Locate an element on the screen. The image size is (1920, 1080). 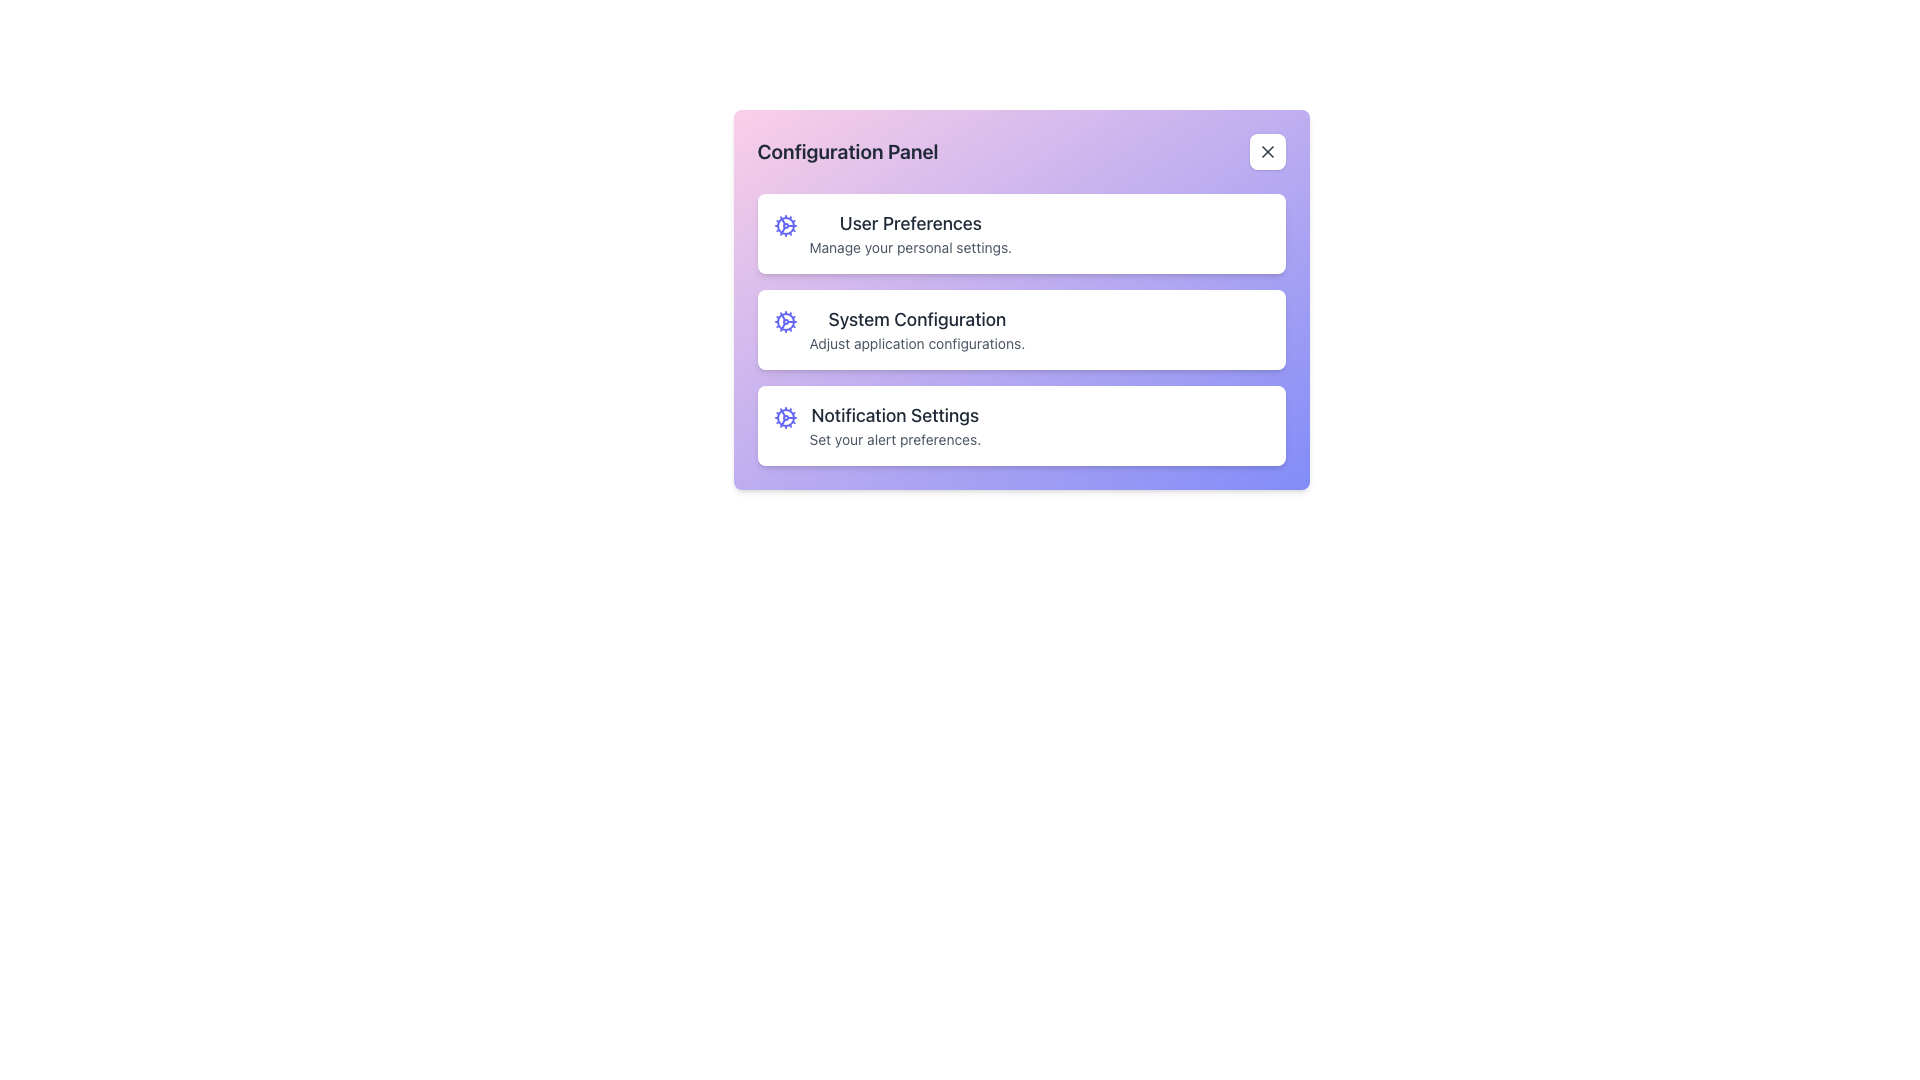
text label displaying 'Adjust application configurations.' which is located beneath the heading 'System Configuration' is located at coordinates (916, 342).